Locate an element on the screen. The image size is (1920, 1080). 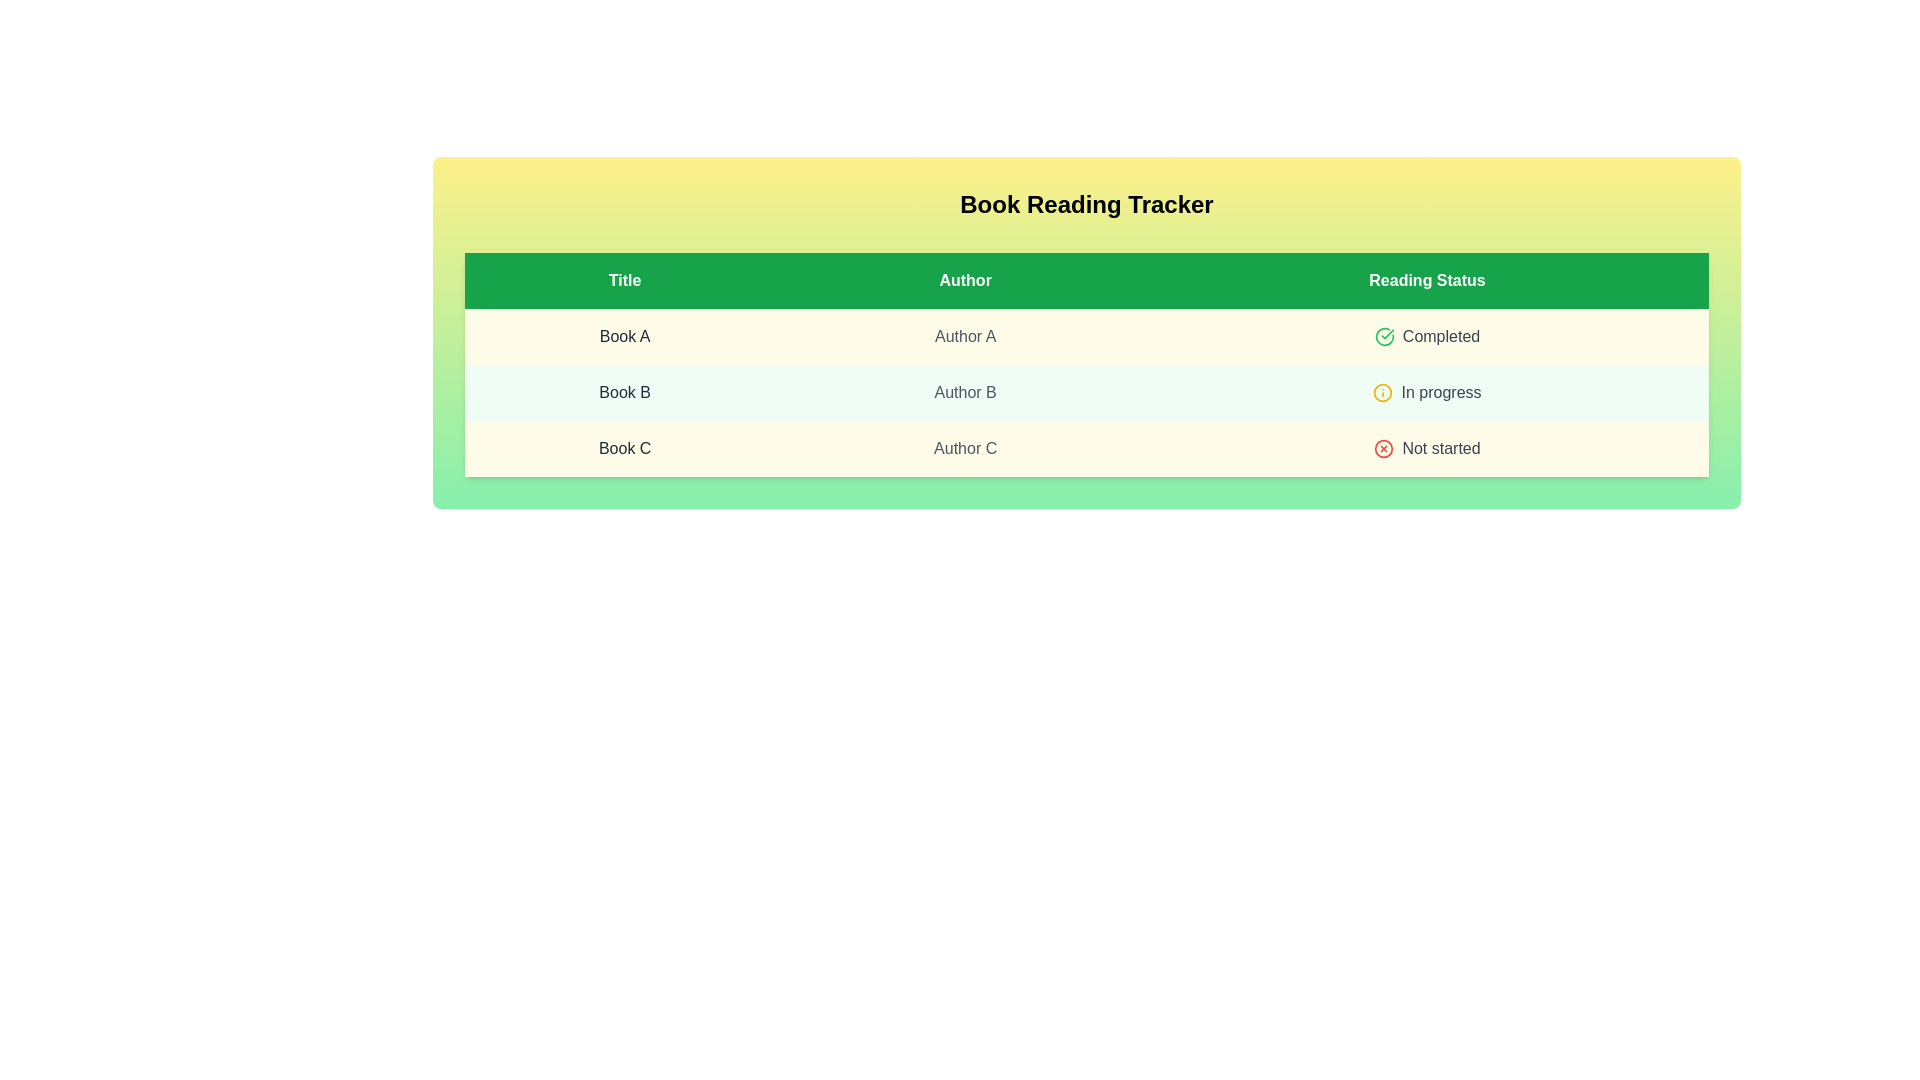
the row corresponding to Book C is located at coordinates (1085, 447).